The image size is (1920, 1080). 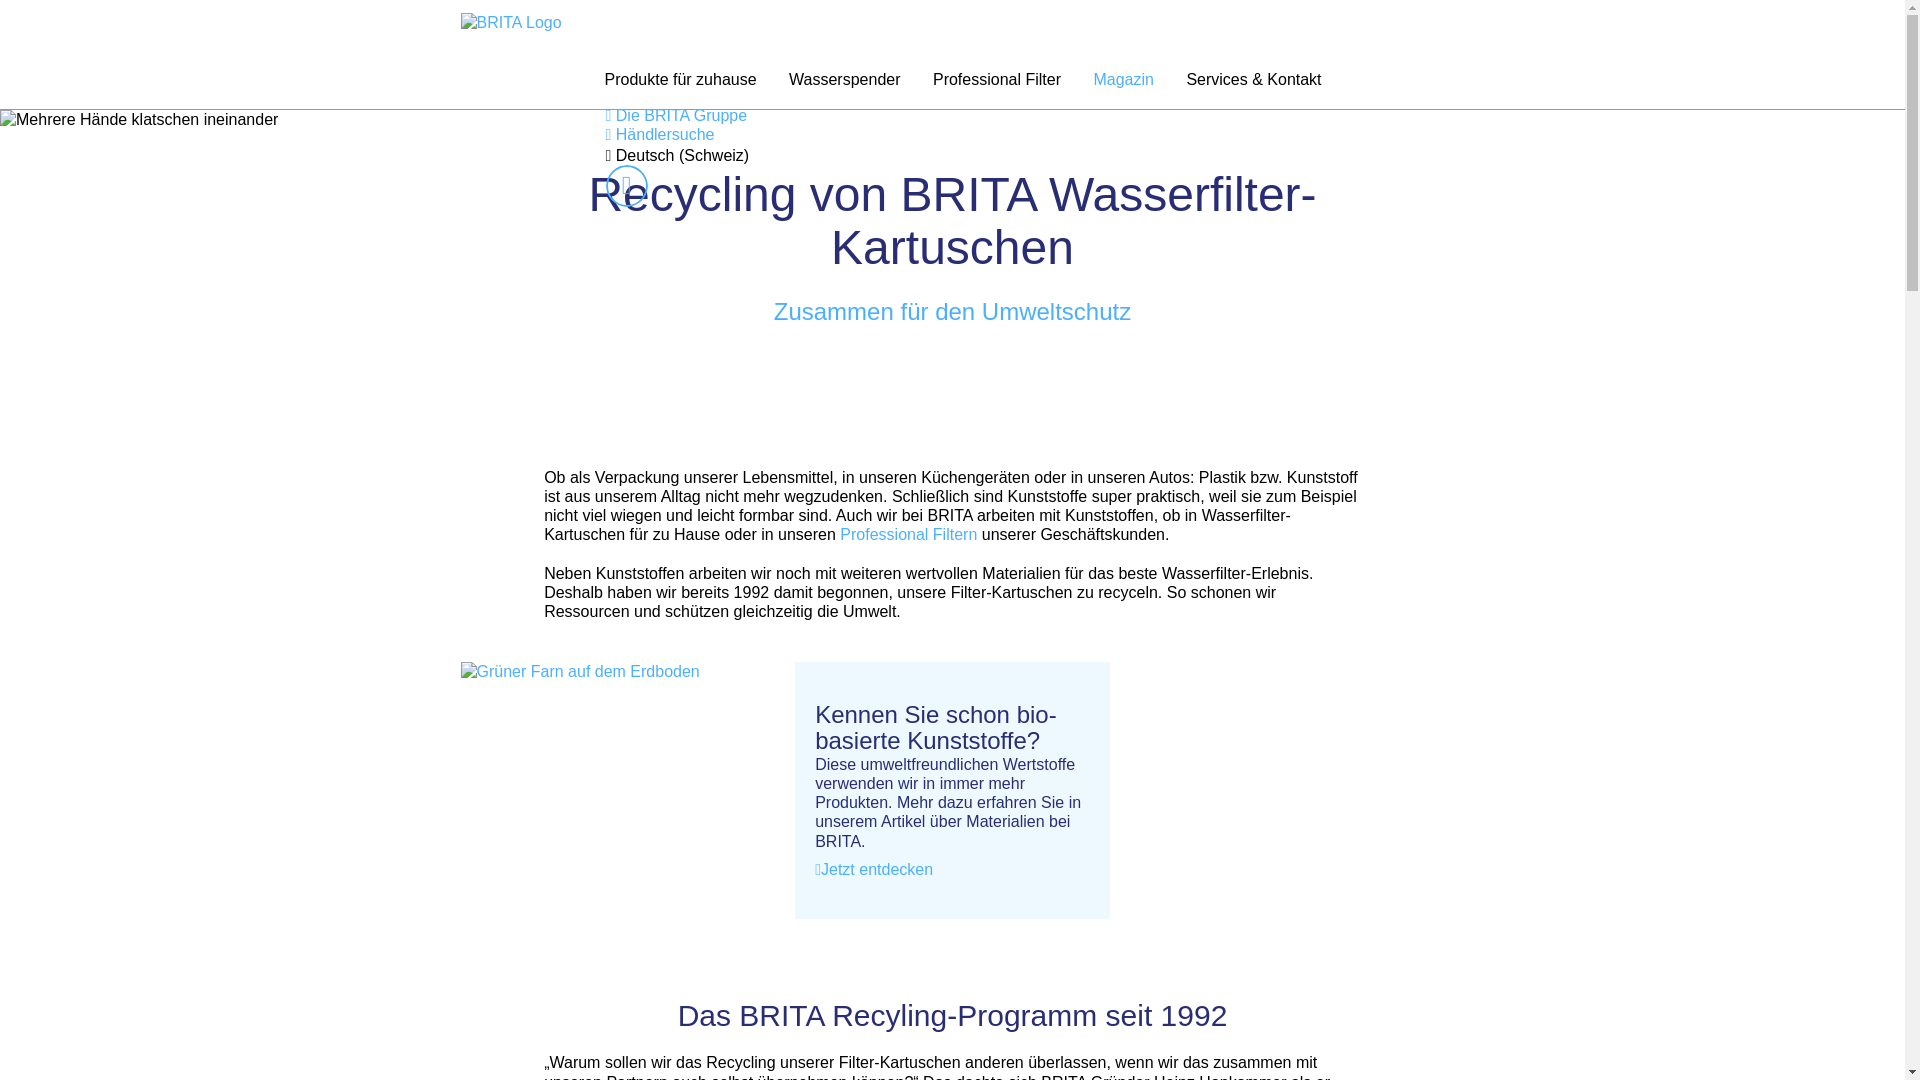 What do you see at coordinates (815, 728) in the screenshot?
I see `'Kennen Sie schon bio-basierte Kunststoffe?'` at bounding box center [815, 728].